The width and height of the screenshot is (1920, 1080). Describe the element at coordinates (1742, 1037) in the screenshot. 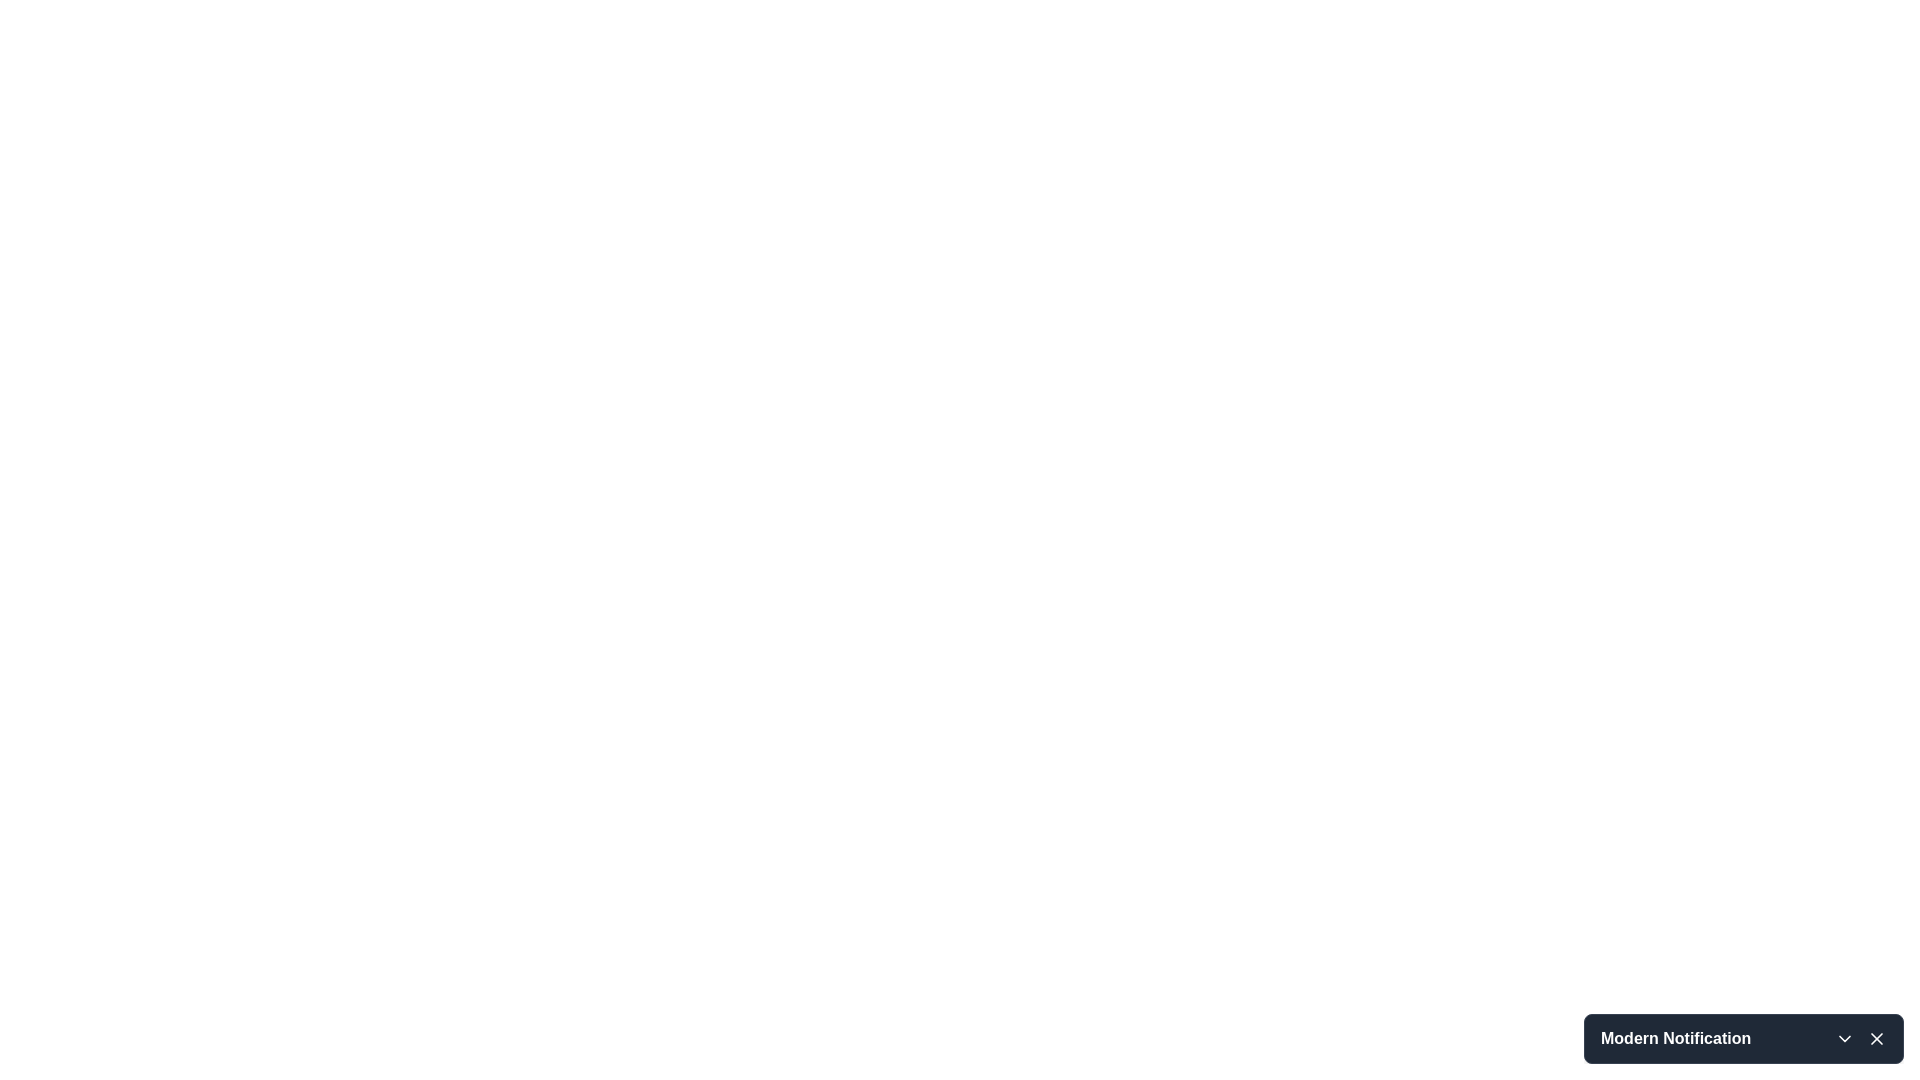

I see `the 'Modern Notification' alert box located at the bottom-right corner of the interface, which includes interactive controls for expanding details and closing the box` at that location.